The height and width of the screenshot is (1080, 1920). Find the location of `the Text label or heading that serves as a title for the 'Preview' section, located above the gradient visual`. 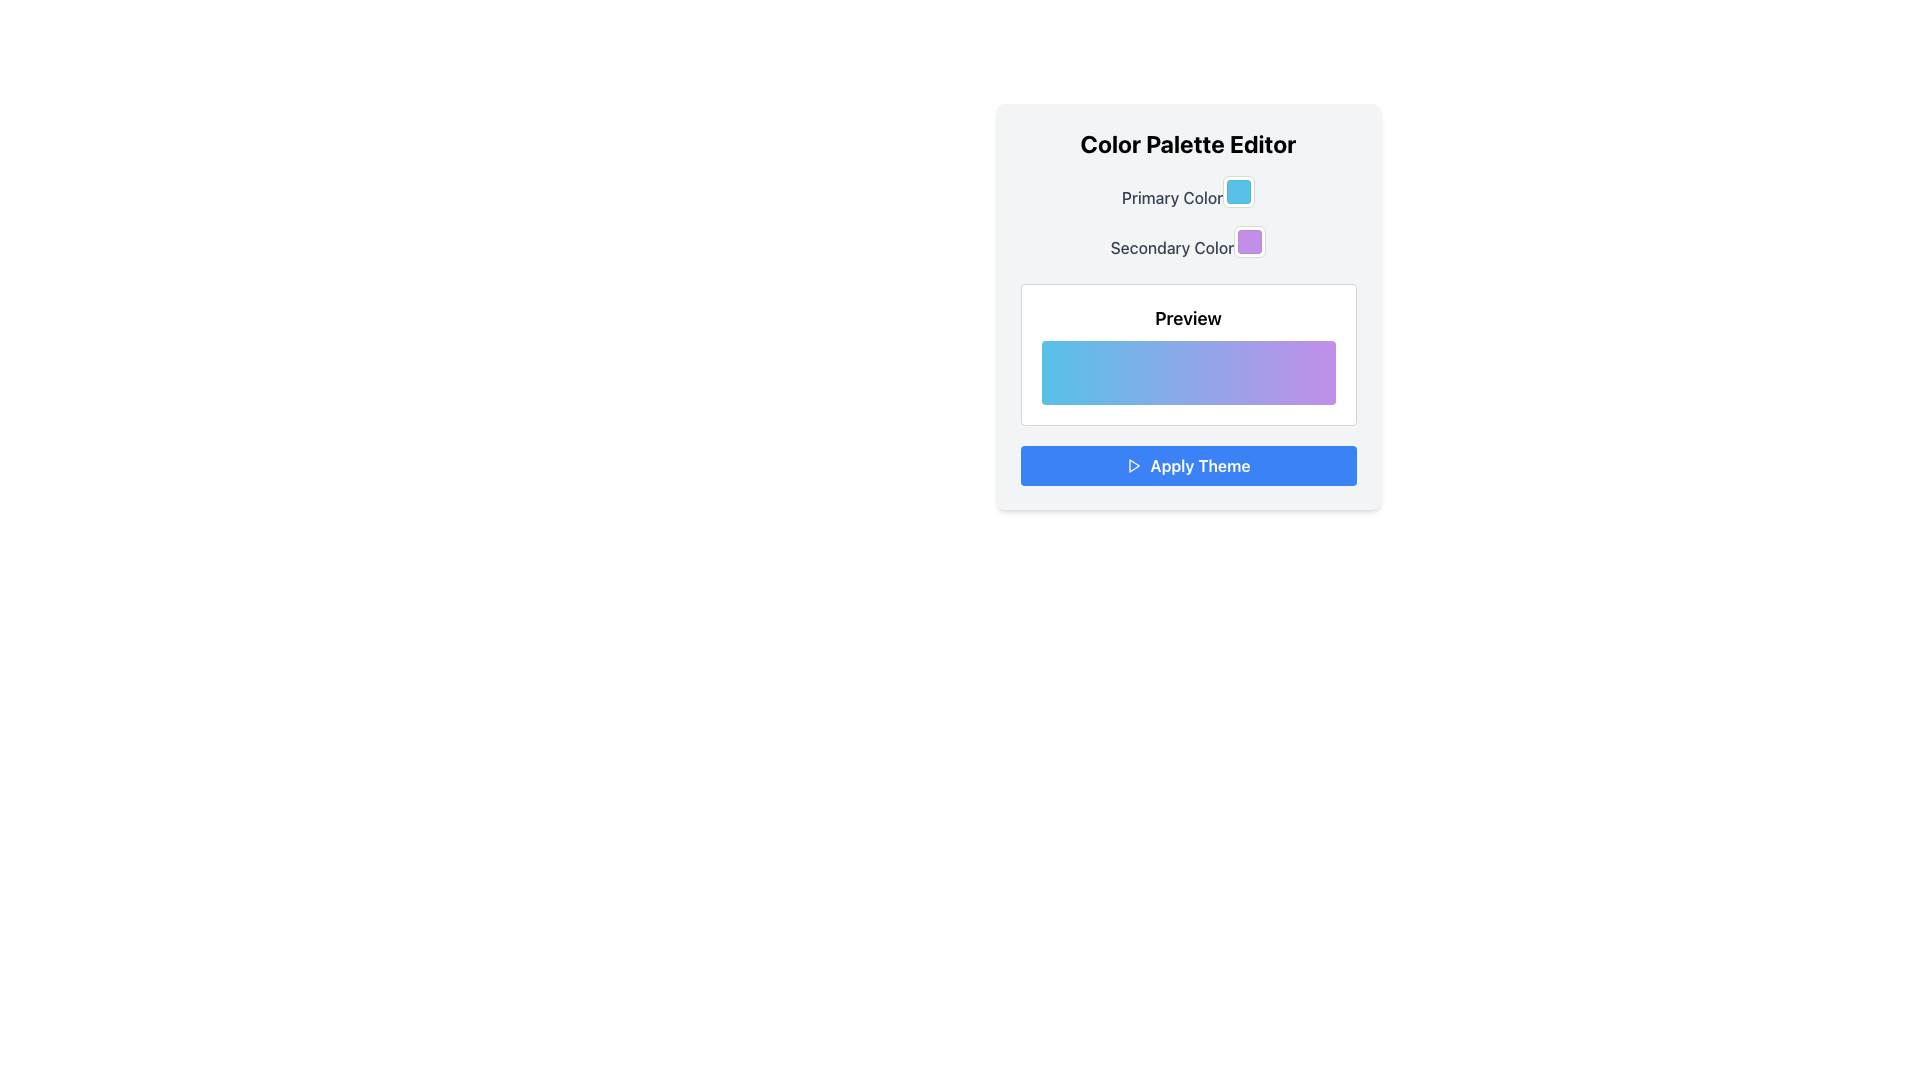

the Text label or heading that serves as a title for the 'Preview' section, located above the gradient visual is located at coordinates (1188, 318).